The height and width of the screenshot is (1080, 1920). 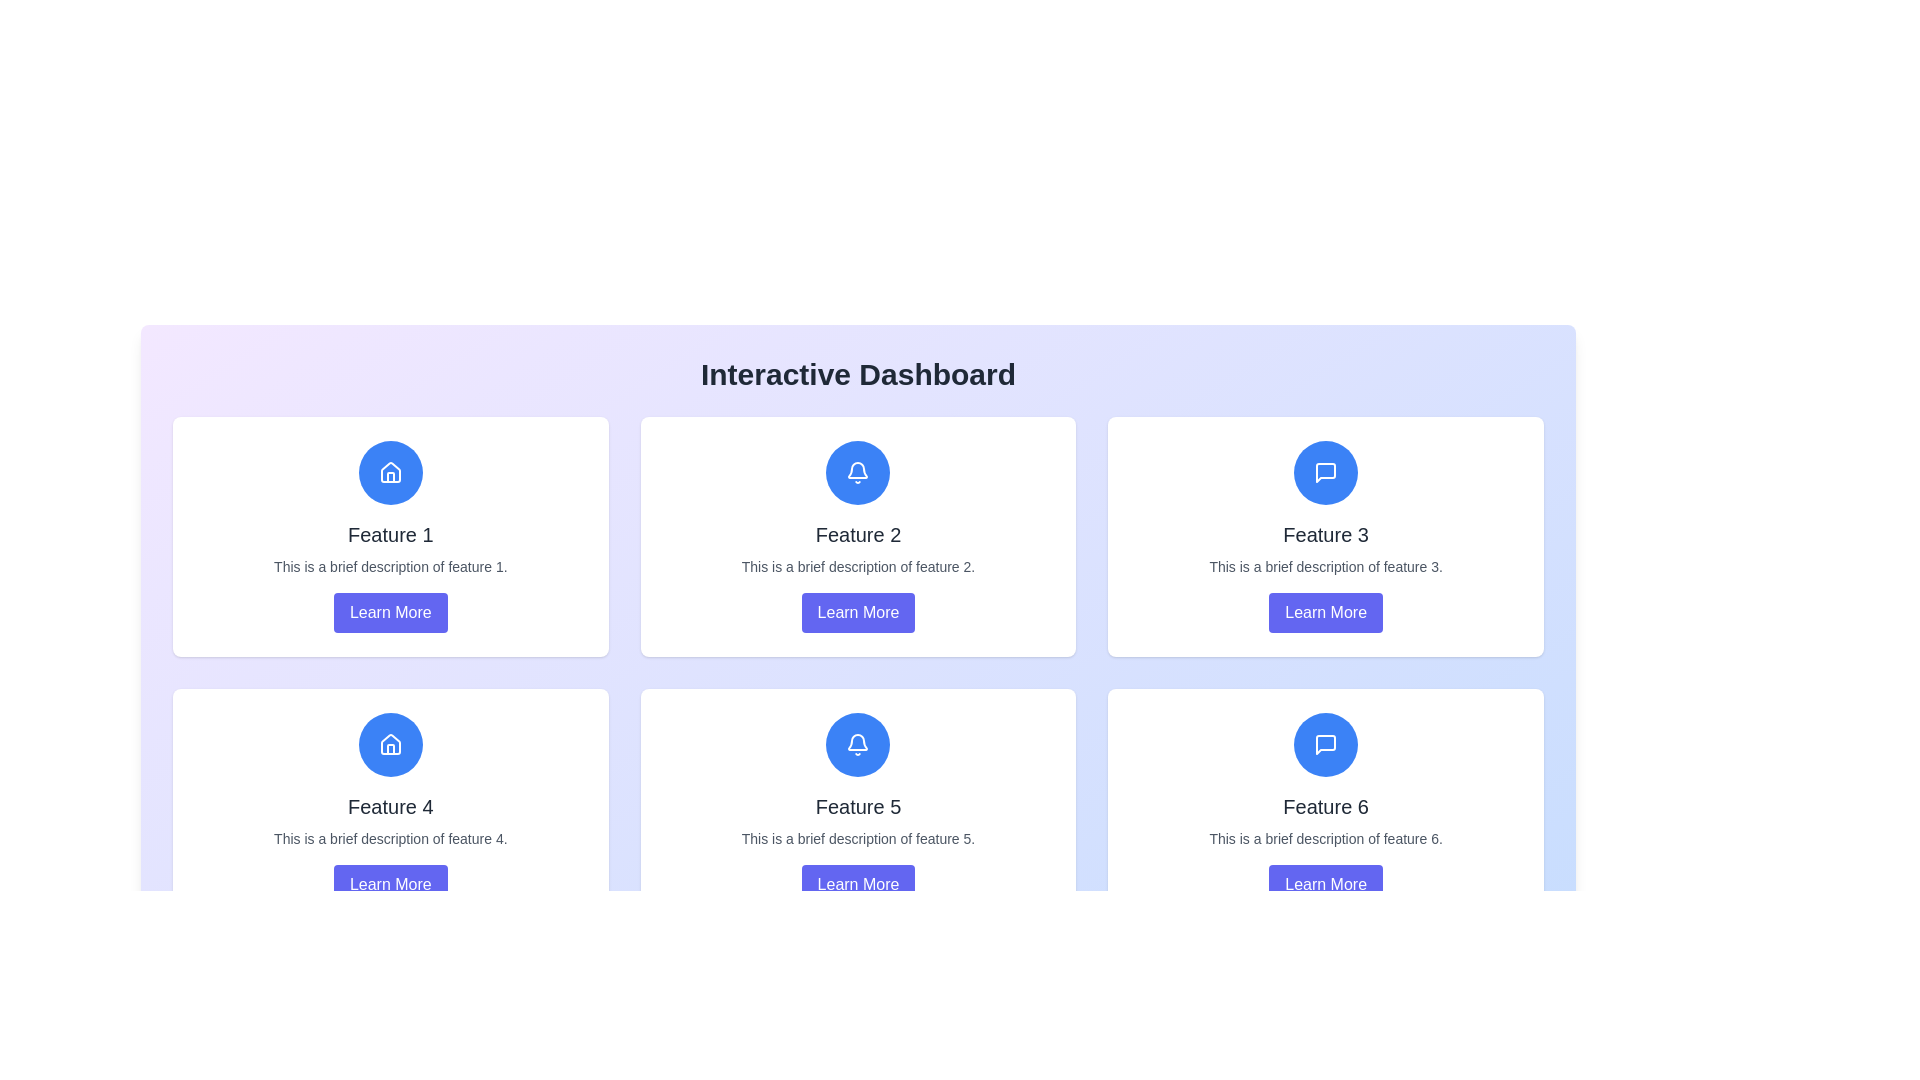 I want to click on the button located at the bottom of the 'Feature 1' card, so click(x=390, y=612).